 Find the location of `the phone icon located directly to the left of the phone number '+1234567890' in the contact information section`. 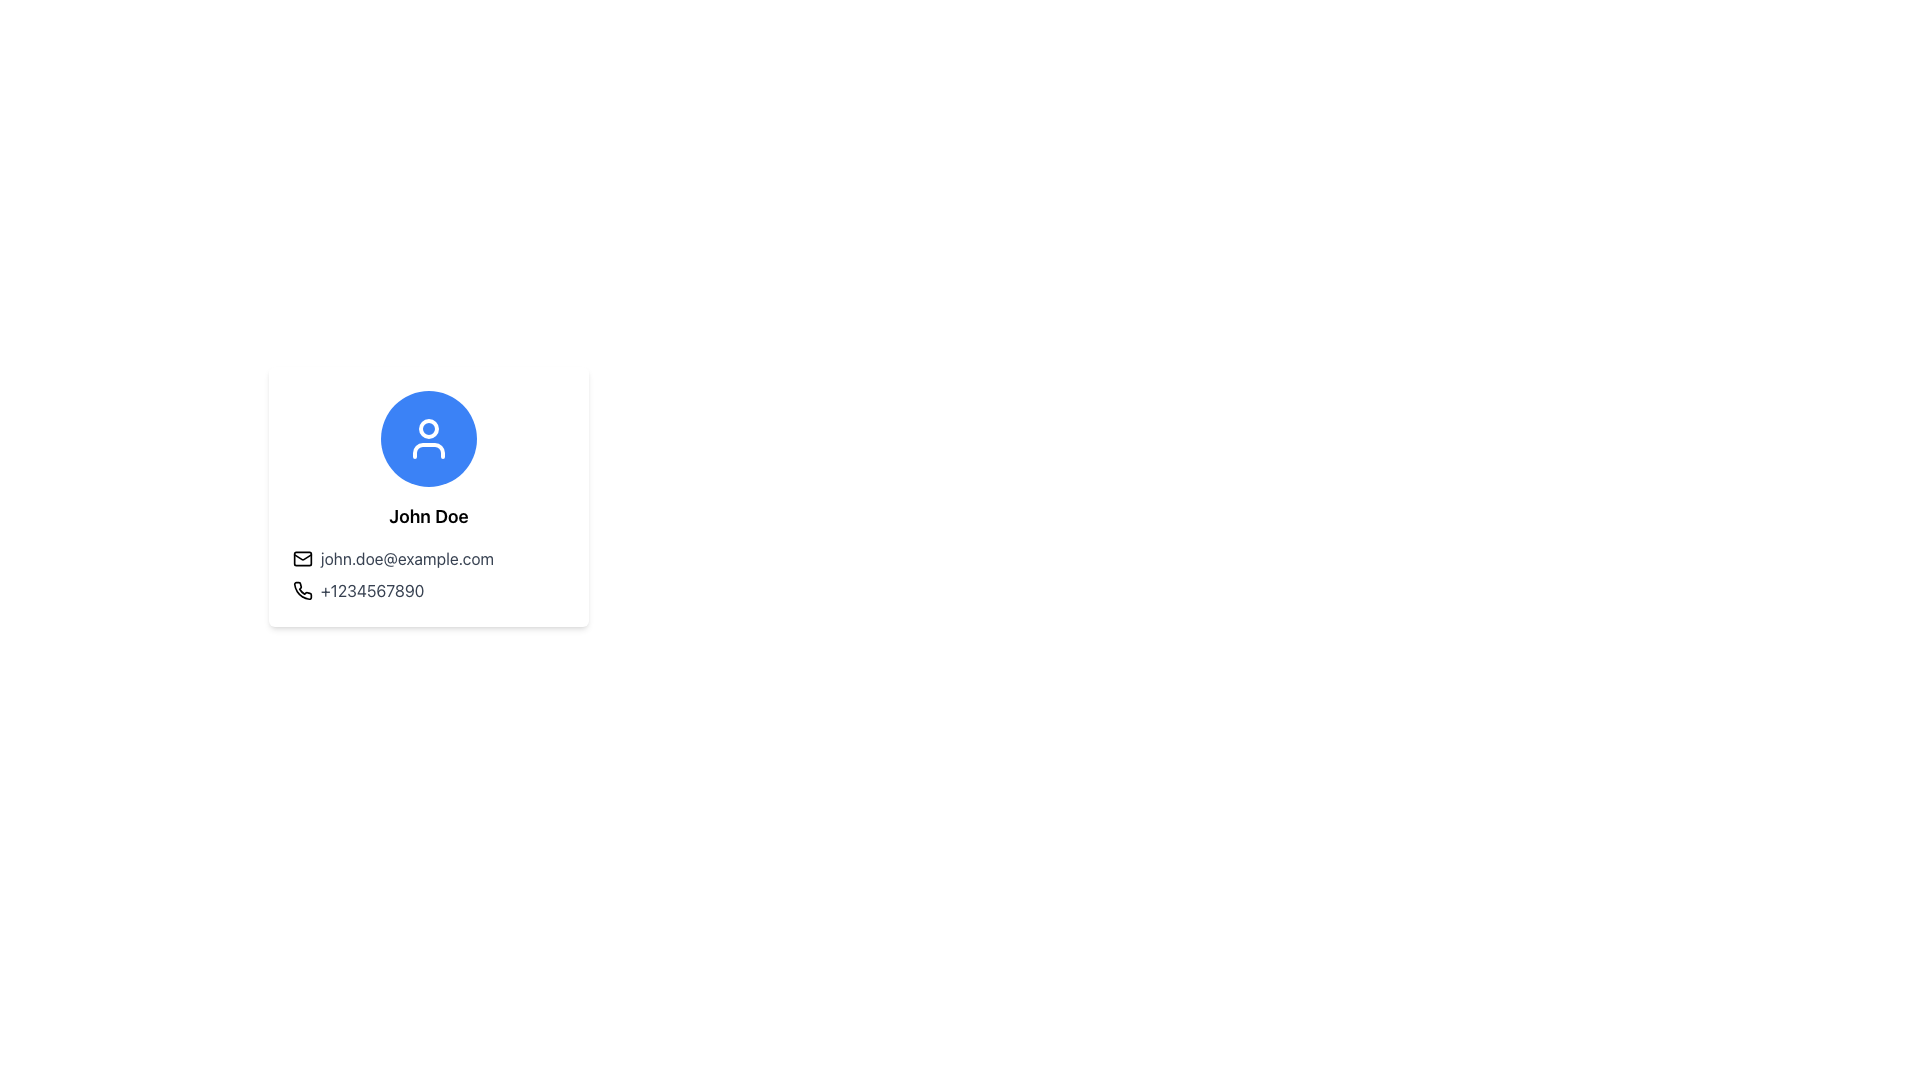

the phone icon located directly to the left of the phone number '+1234567890' in the contact information section is located at coordinates (301, 589).